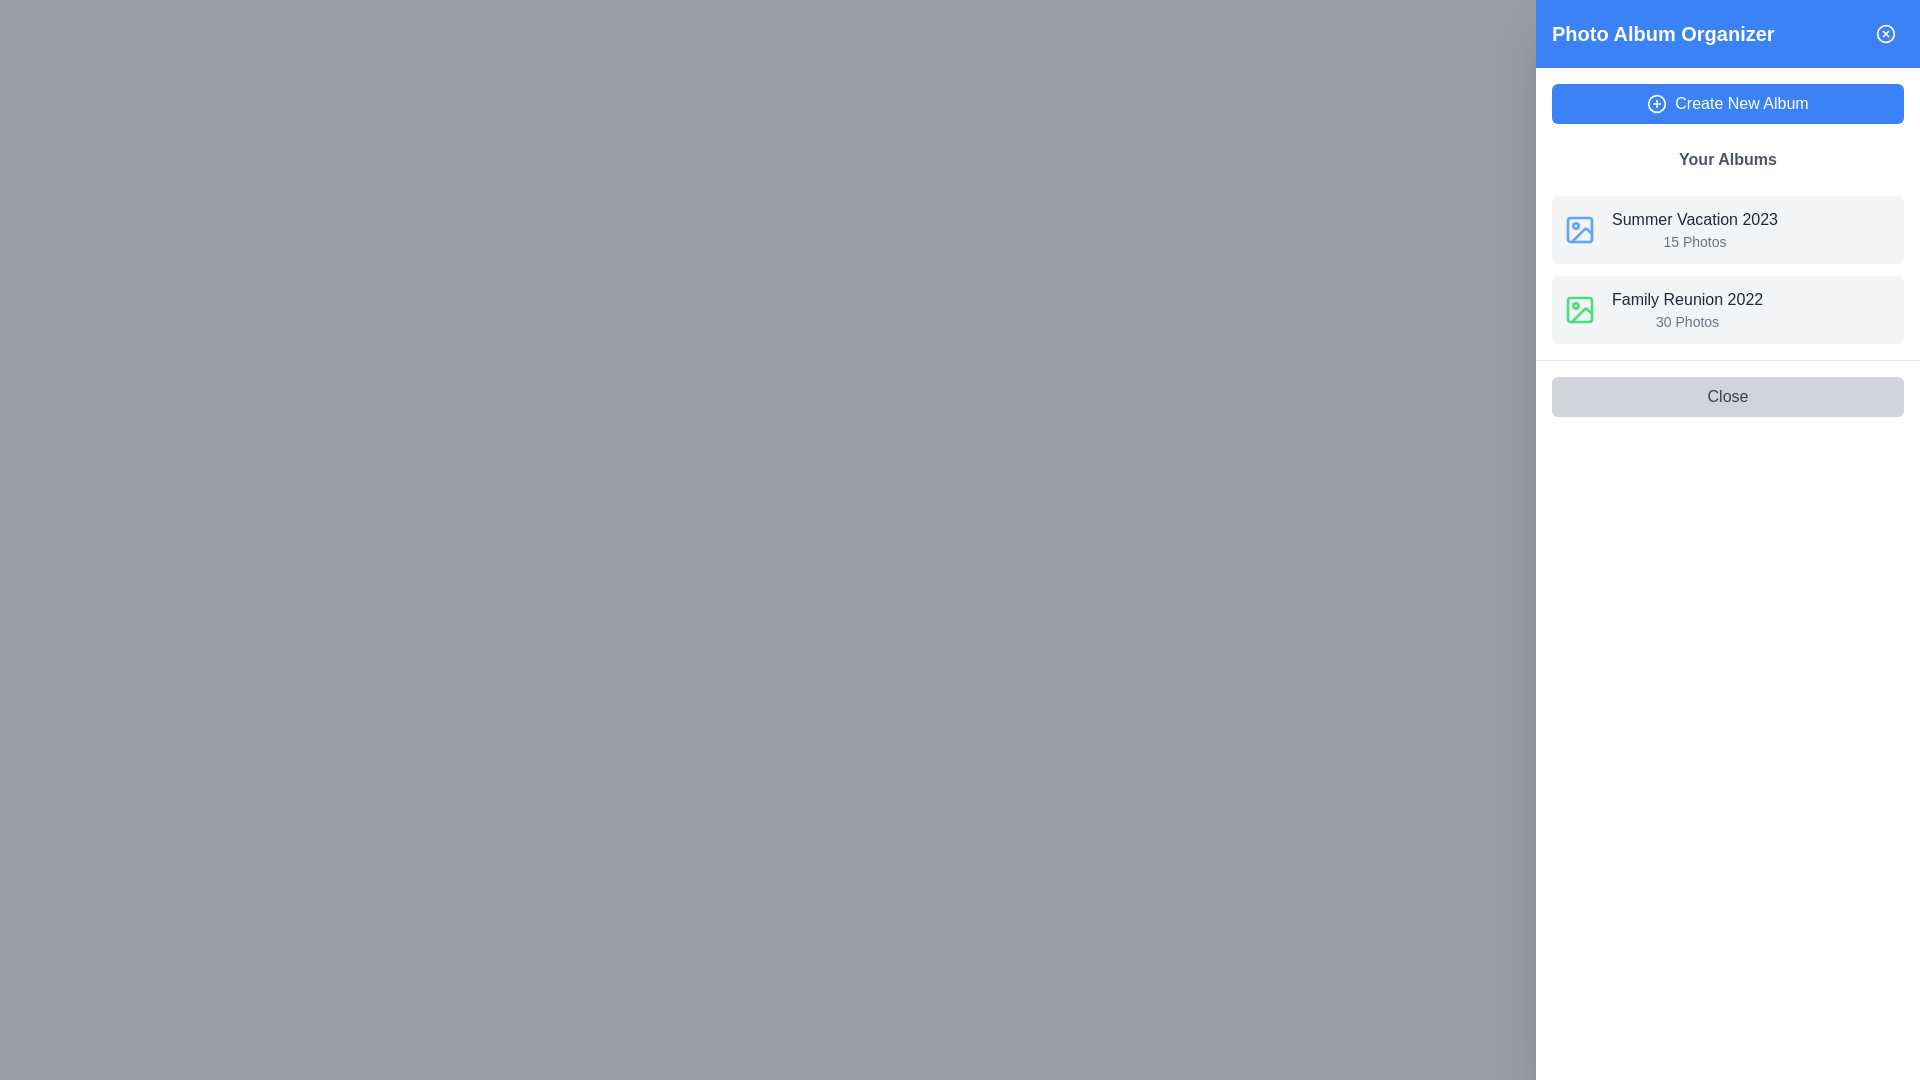 The image size is (1920, 1080). Describe the element at coordinates (1578, 229) in the screenshot. I see `the small rectangular shape with rounded corners that is part of the photo frame icon for the 'Summer Vacation 2023' album` at that location.